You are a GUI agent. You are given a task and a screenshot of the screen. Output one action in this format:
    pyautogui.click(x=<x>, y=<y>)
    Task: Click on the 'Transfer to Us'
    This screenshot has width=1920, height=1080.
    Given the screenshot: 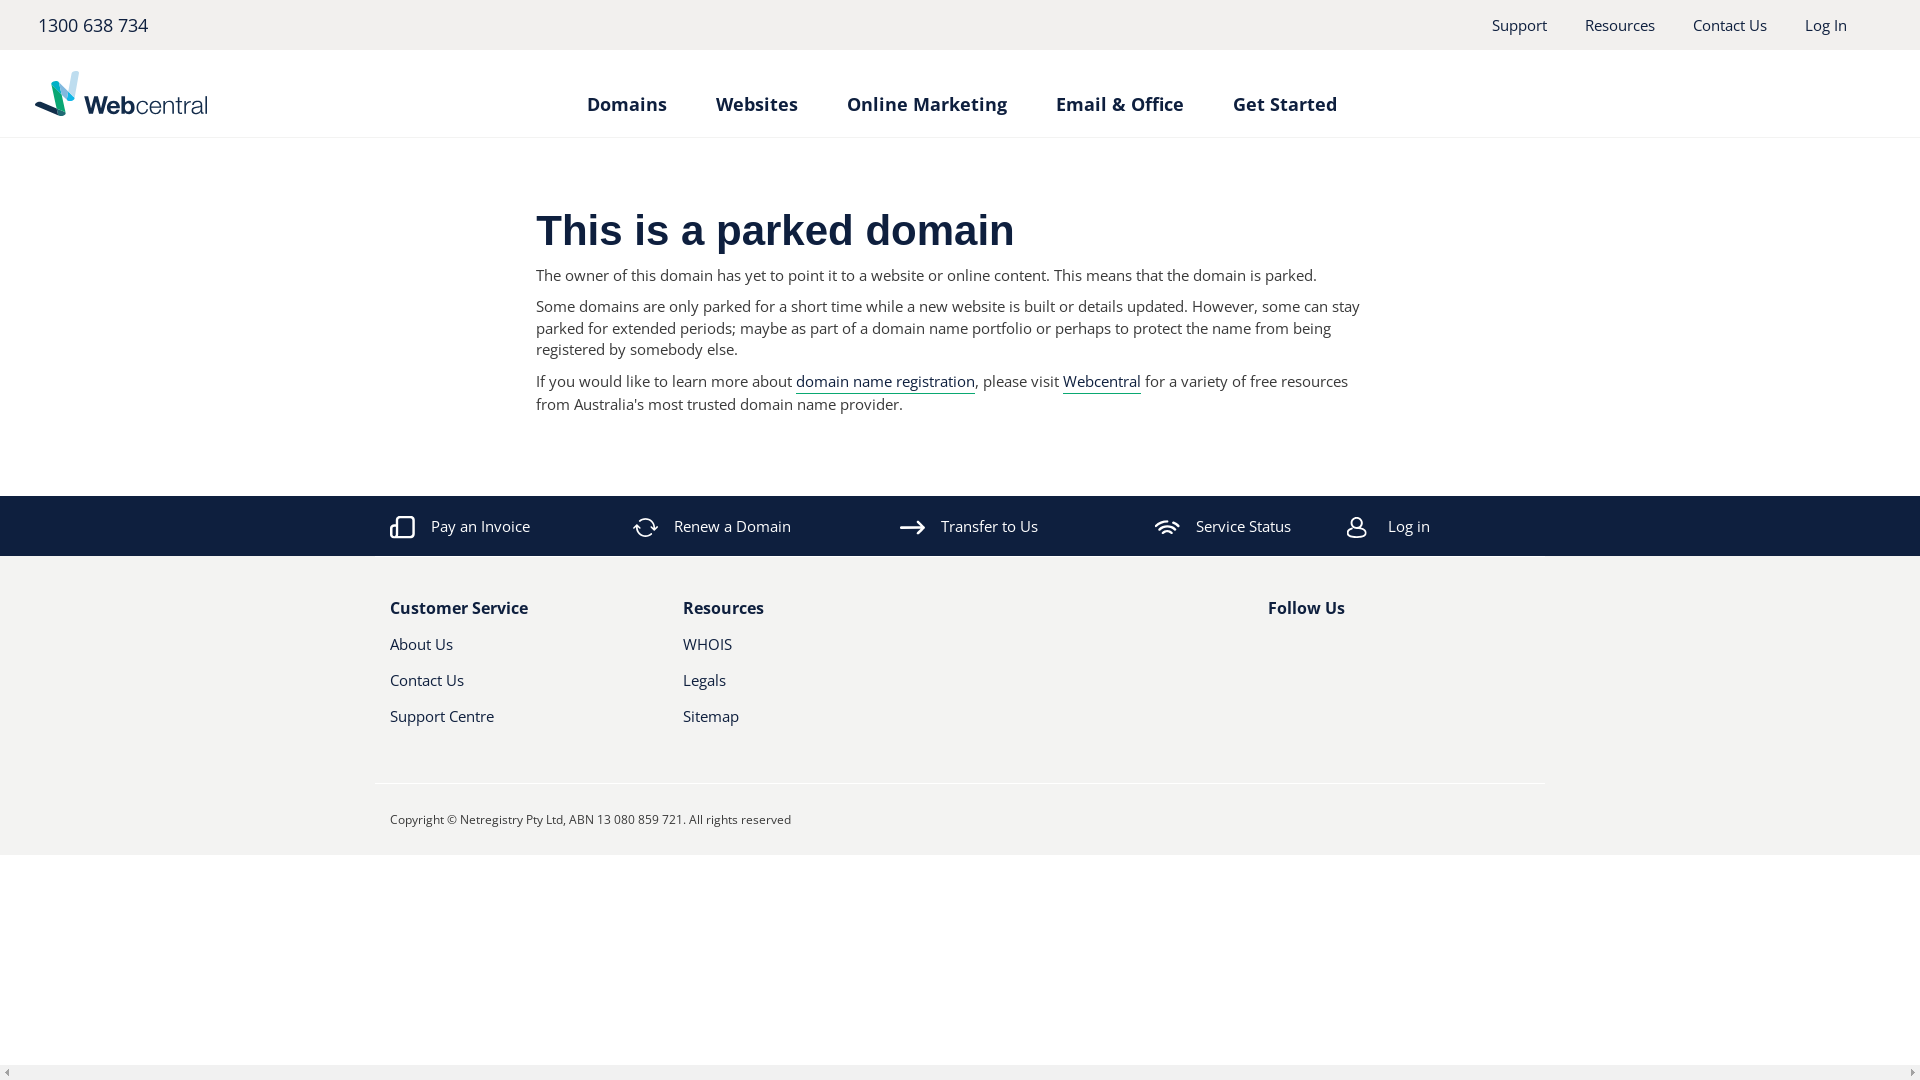 What is the action you would take?
    pyautogui.click(x=969, y=524)
    